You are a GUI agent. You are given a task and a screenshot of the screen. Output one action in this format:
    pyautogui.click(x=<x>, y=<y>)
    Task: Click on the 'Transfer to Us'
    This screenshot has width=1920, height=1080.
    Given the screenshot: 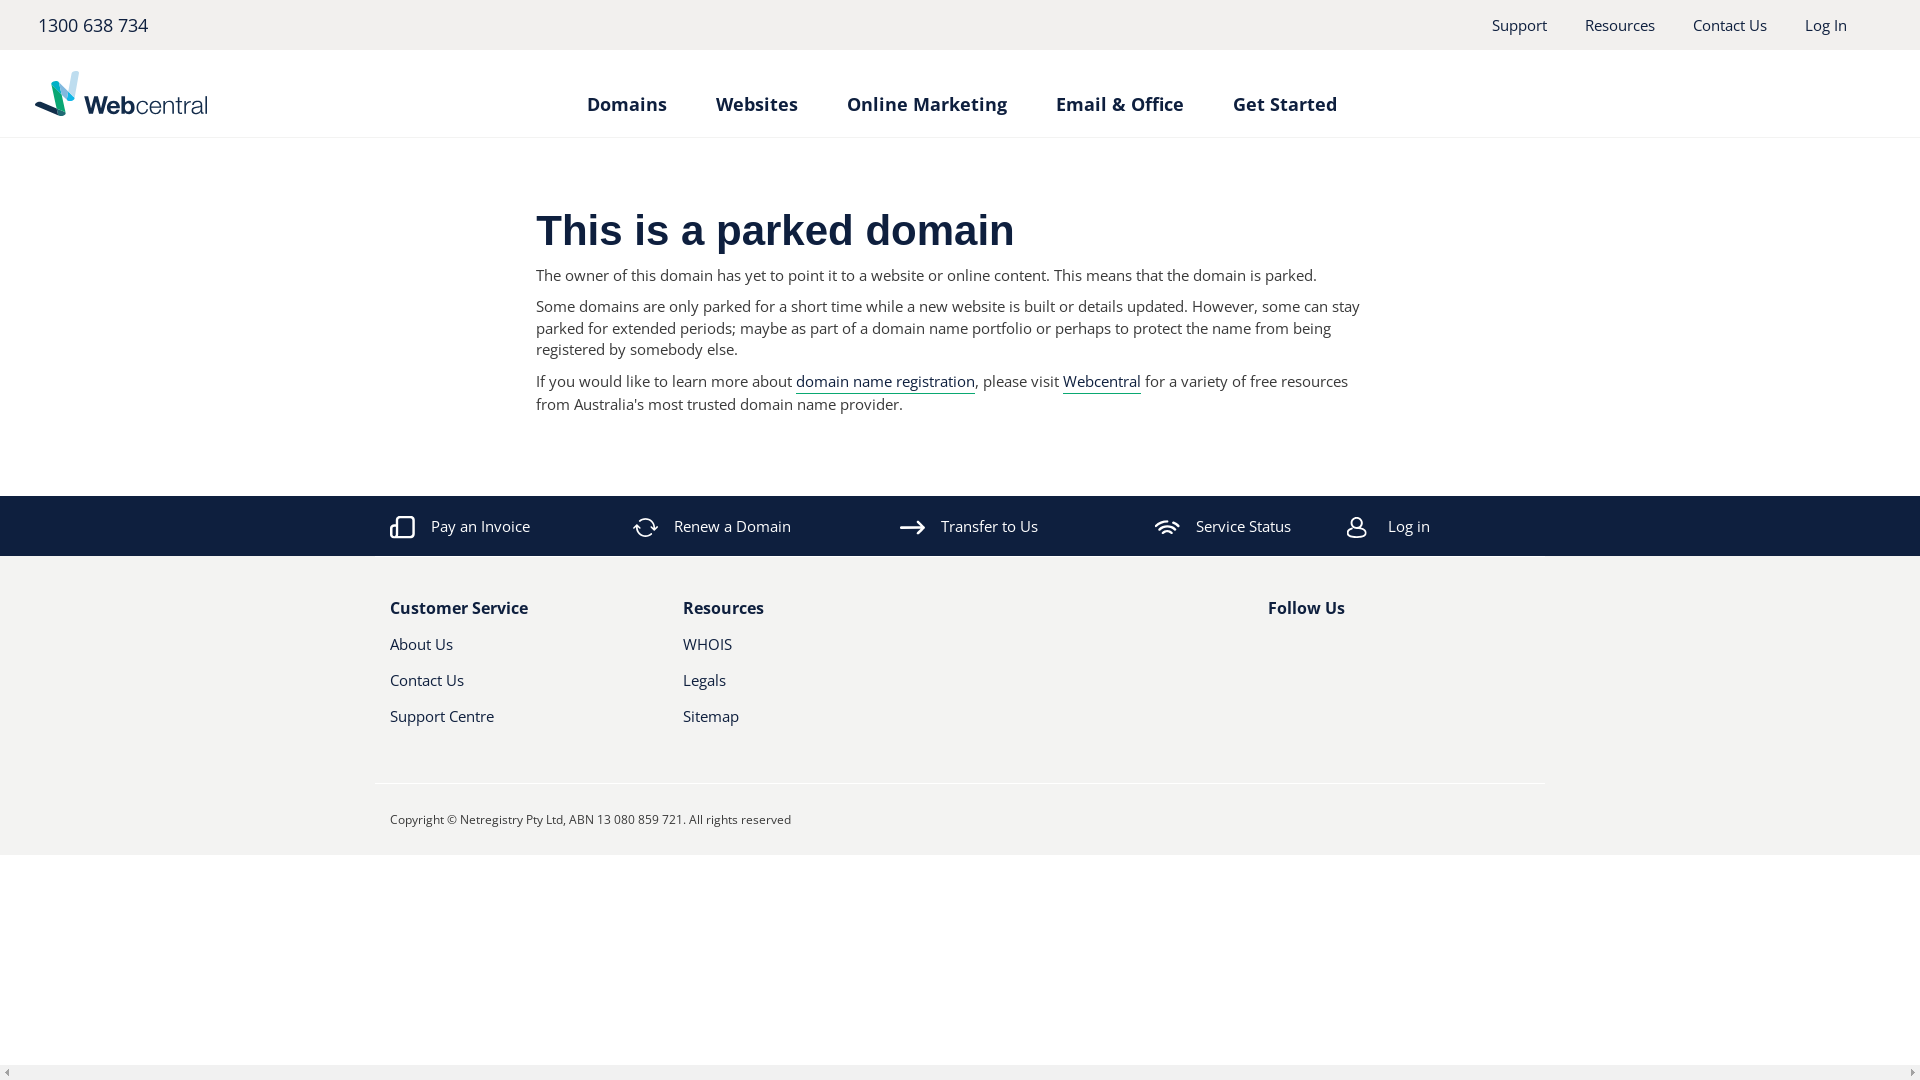 What is the action you would take?
    pyautogui.click(x=969, y=524)
    